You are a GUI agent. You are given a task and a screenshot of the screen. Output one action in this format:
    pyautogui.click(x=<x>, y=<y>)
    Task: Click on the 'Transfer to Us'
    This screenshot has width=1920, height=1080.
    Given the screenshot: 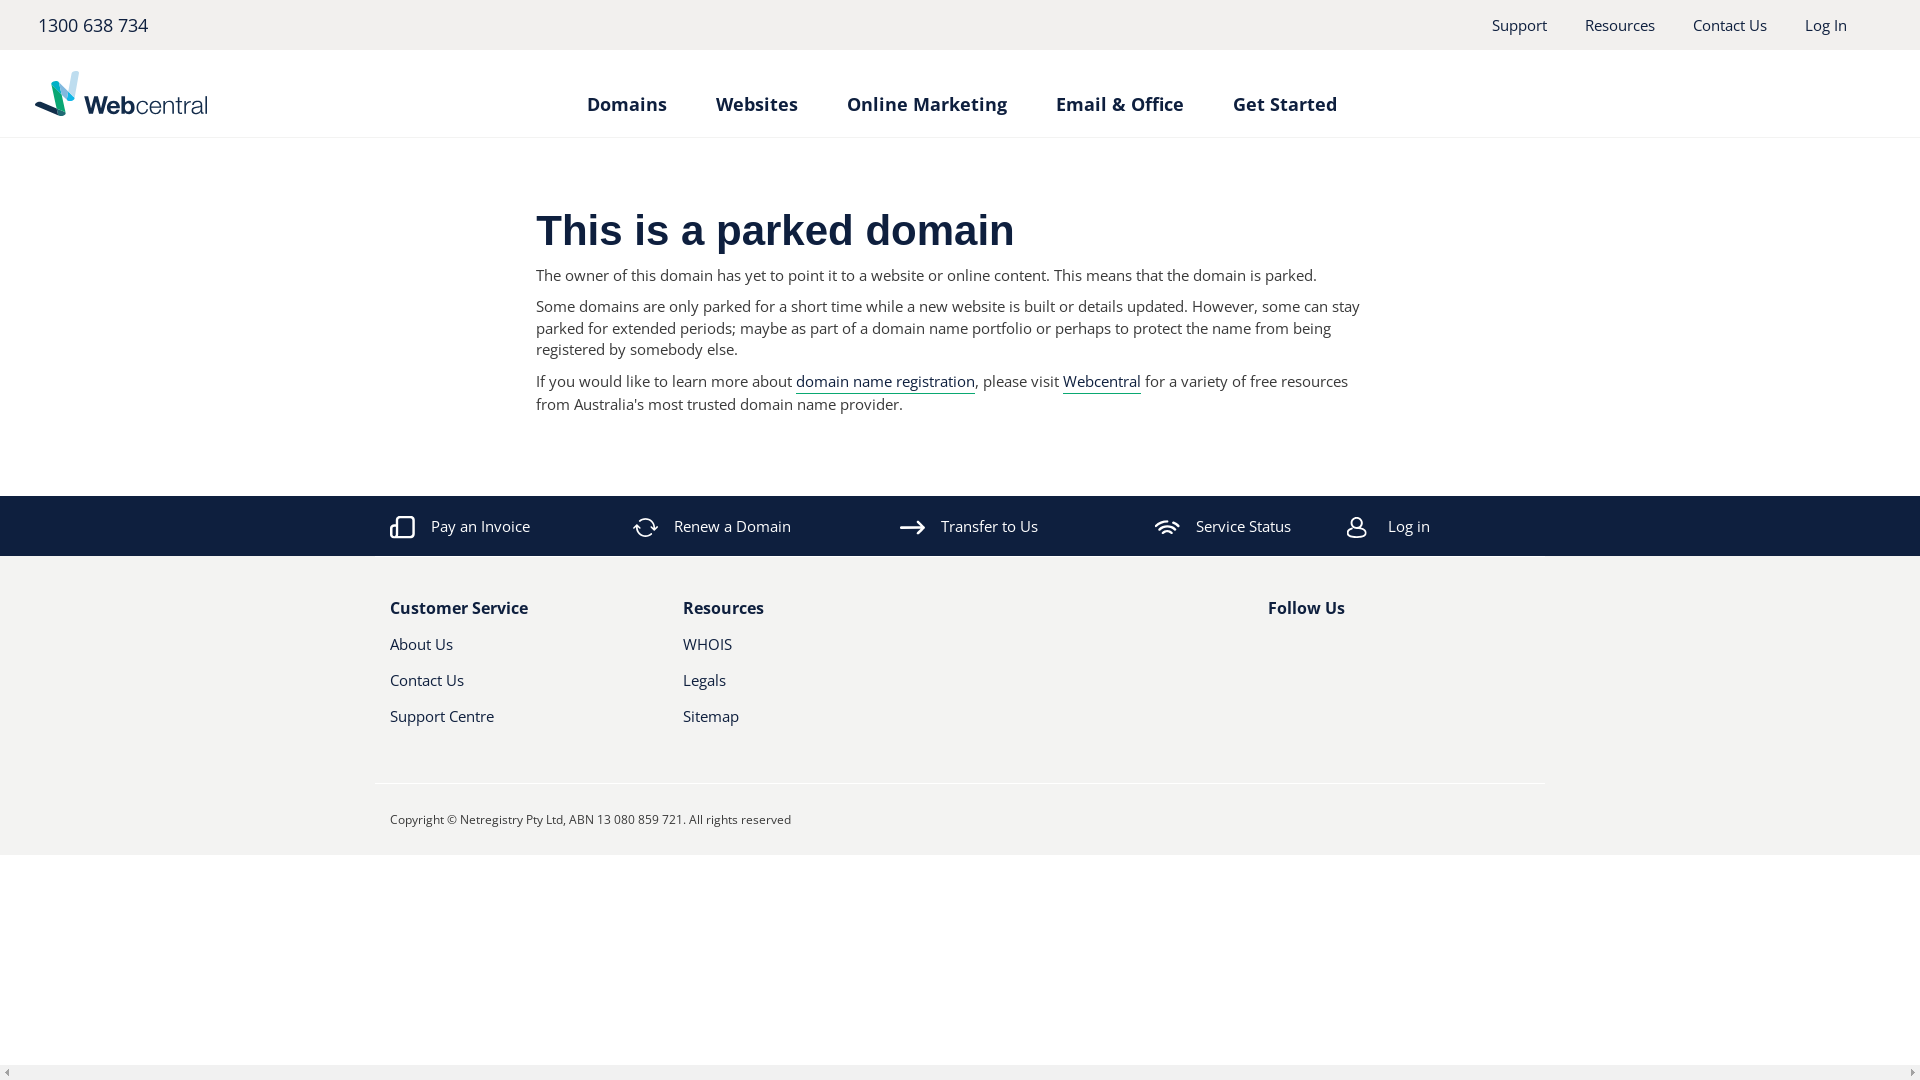 What is the action you would take?
    pyautogui.click(x=969, y=524)
    